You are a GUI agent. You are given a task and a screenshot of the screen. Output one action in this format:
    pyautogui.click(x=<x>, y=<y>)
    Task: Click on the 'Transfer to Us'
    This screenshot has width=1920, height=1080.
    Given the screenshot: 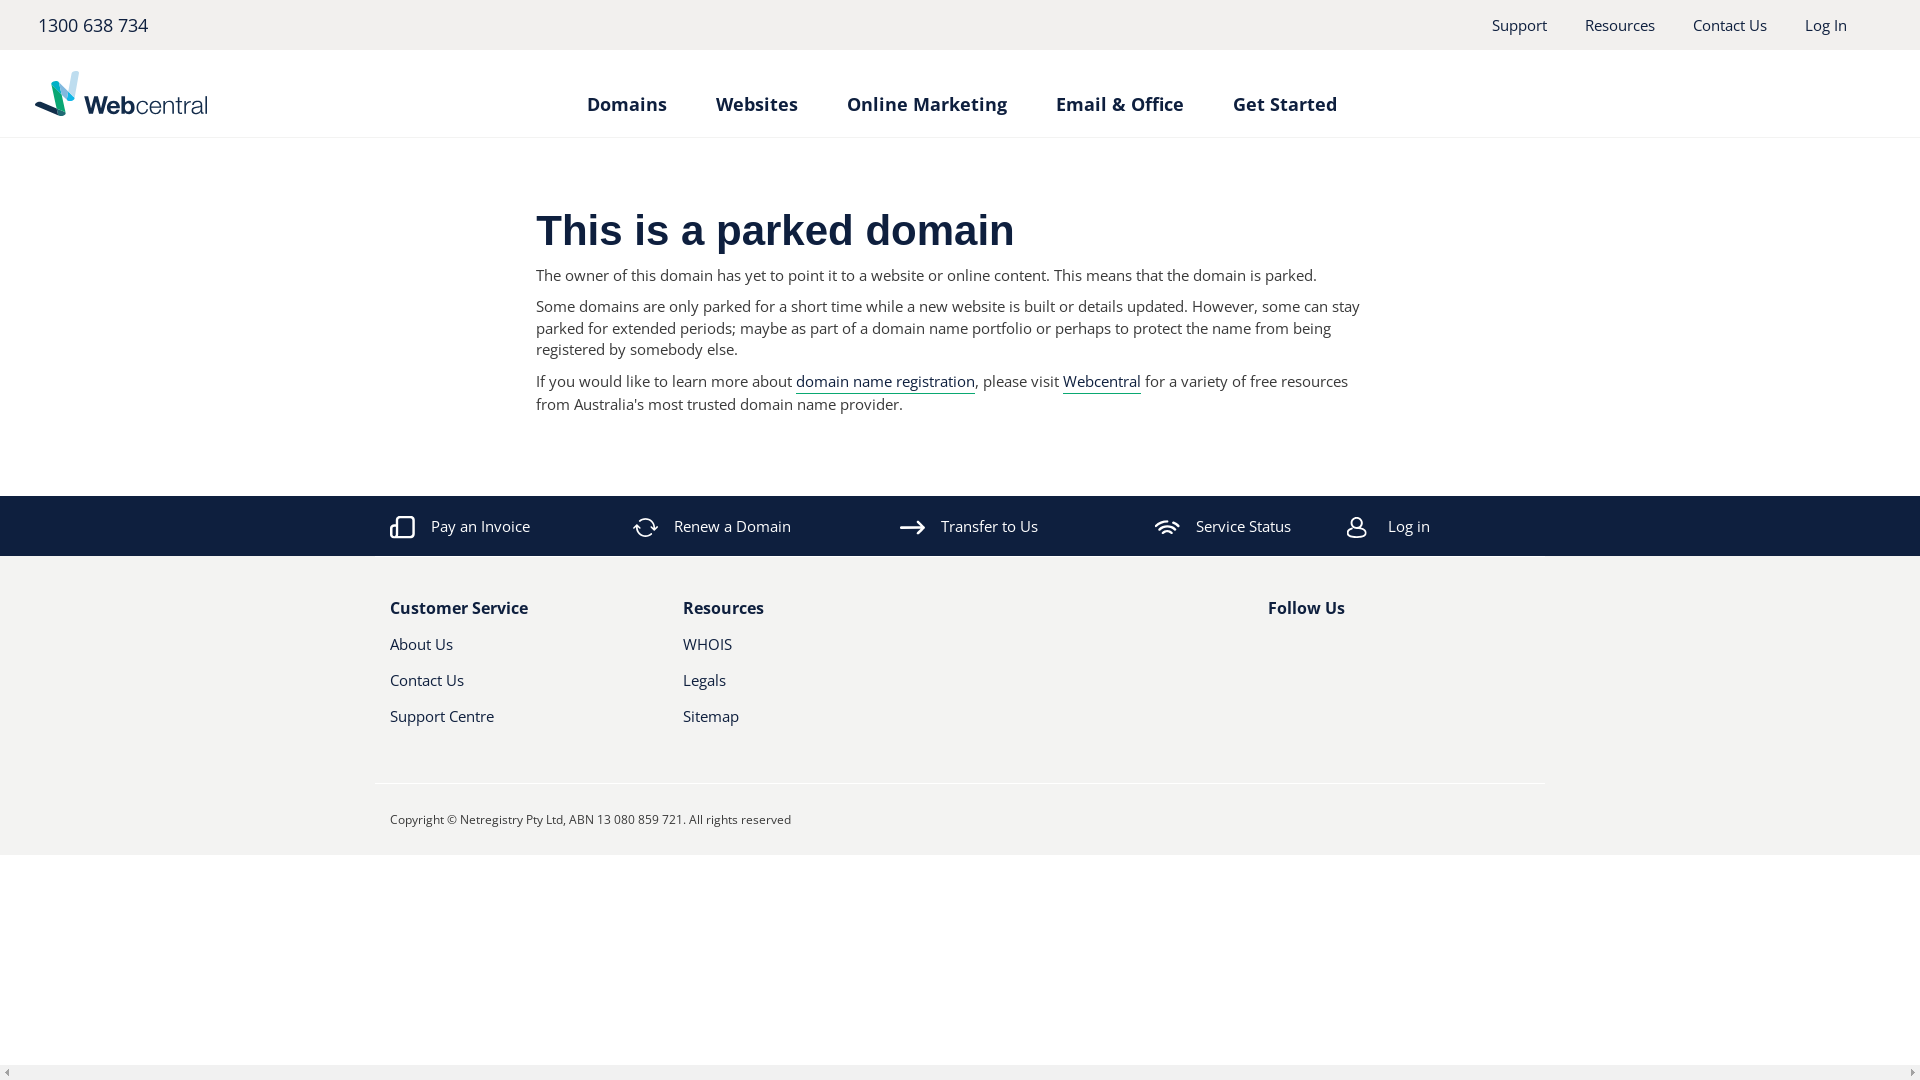 What is the action you would take?
    pyautogui.click(x=969, y=524)
    